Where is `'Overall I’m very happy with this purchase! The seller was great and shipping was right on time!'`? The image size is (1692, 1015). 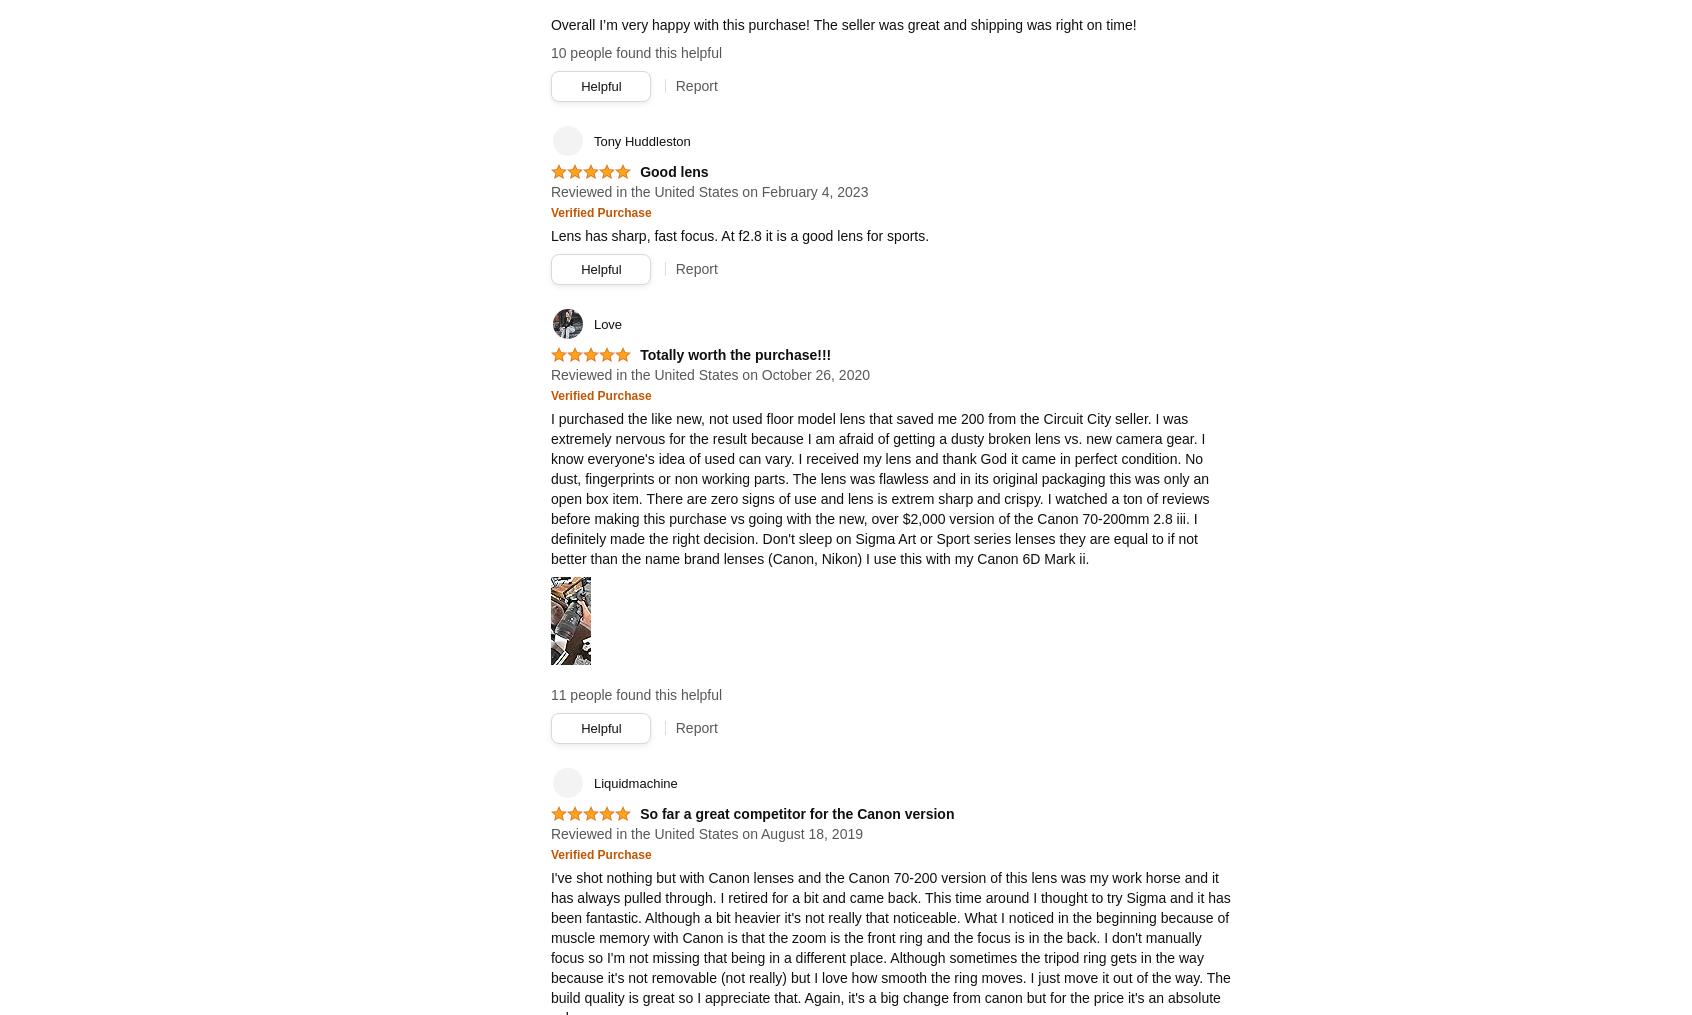
'Overall I’m very happy with this purchase! The seller was great and shipping was right on time!' is located at coordinates (842, 23).